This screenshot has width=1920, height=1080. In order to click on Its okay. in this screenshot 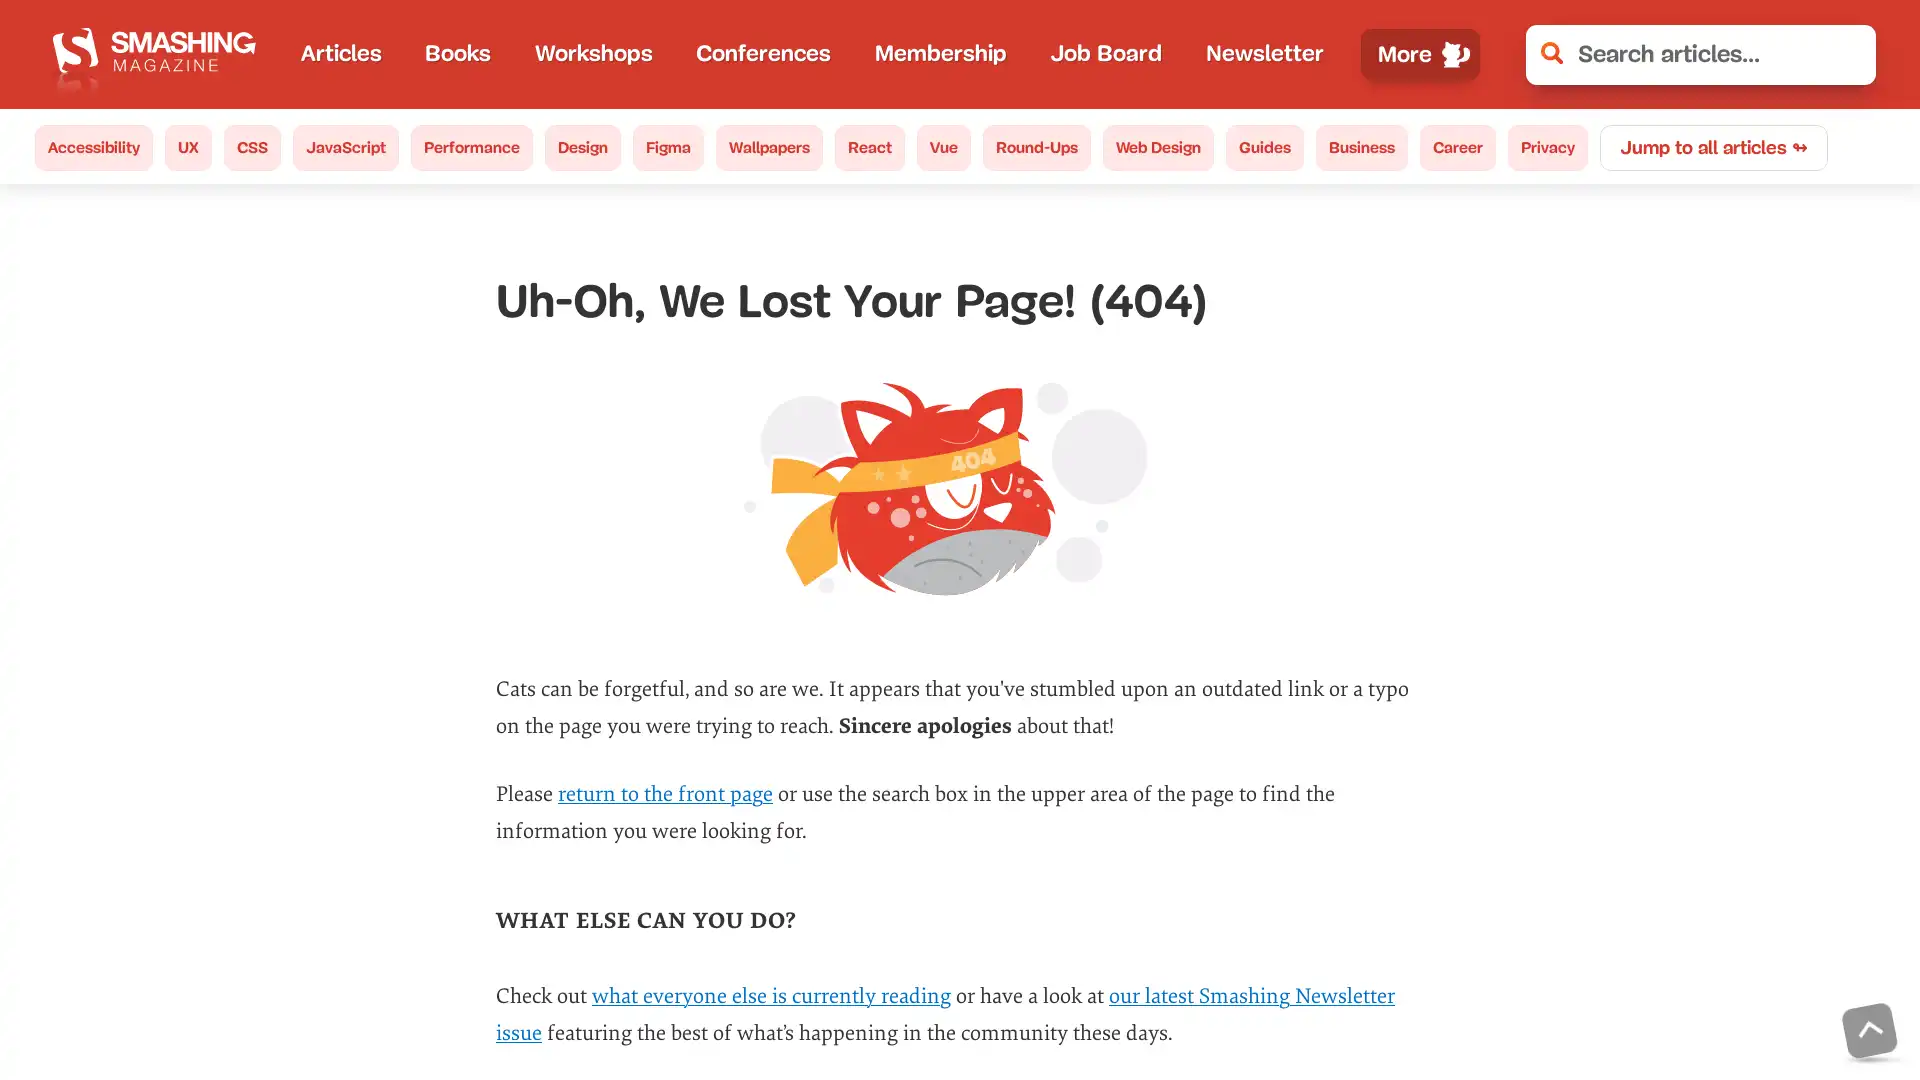, I will do `click(1752, 999)`.